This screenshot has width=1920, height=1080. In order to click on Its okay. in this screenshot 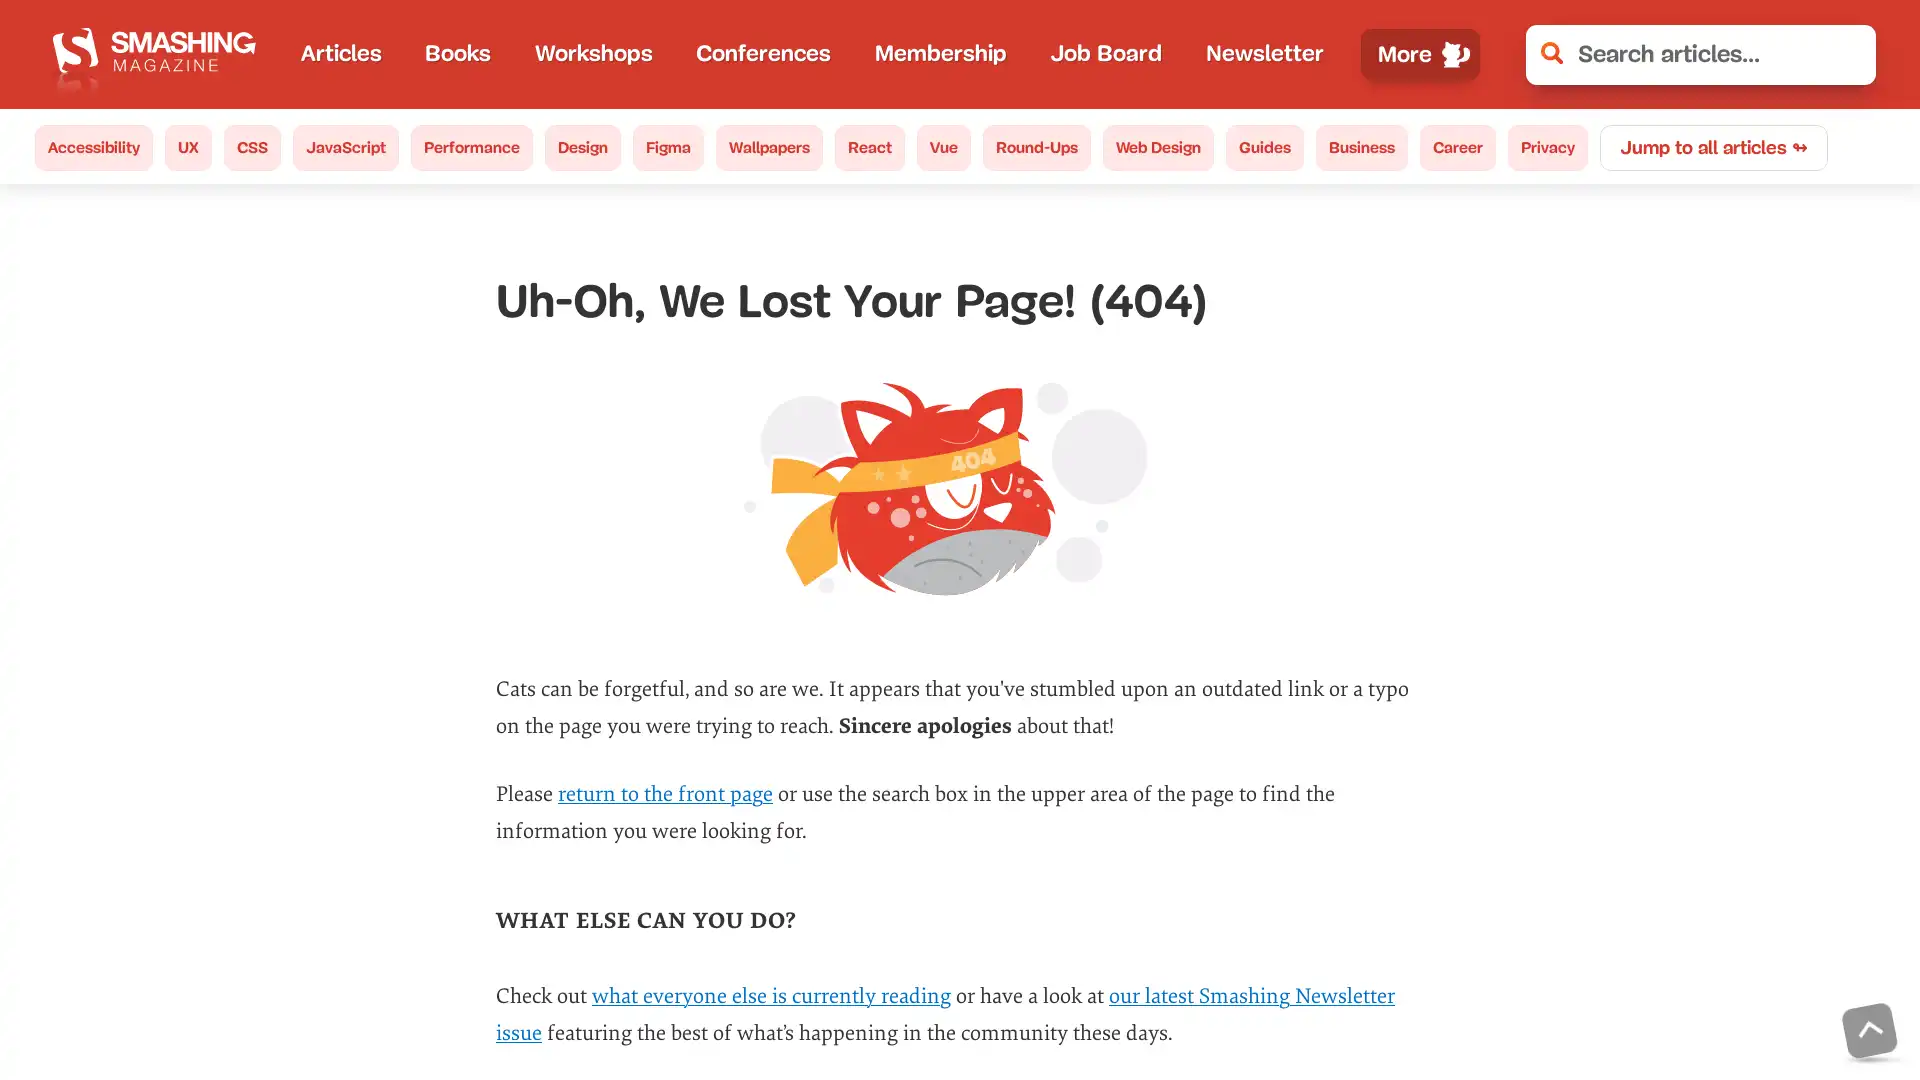, I will do `click(1752, 999)`.